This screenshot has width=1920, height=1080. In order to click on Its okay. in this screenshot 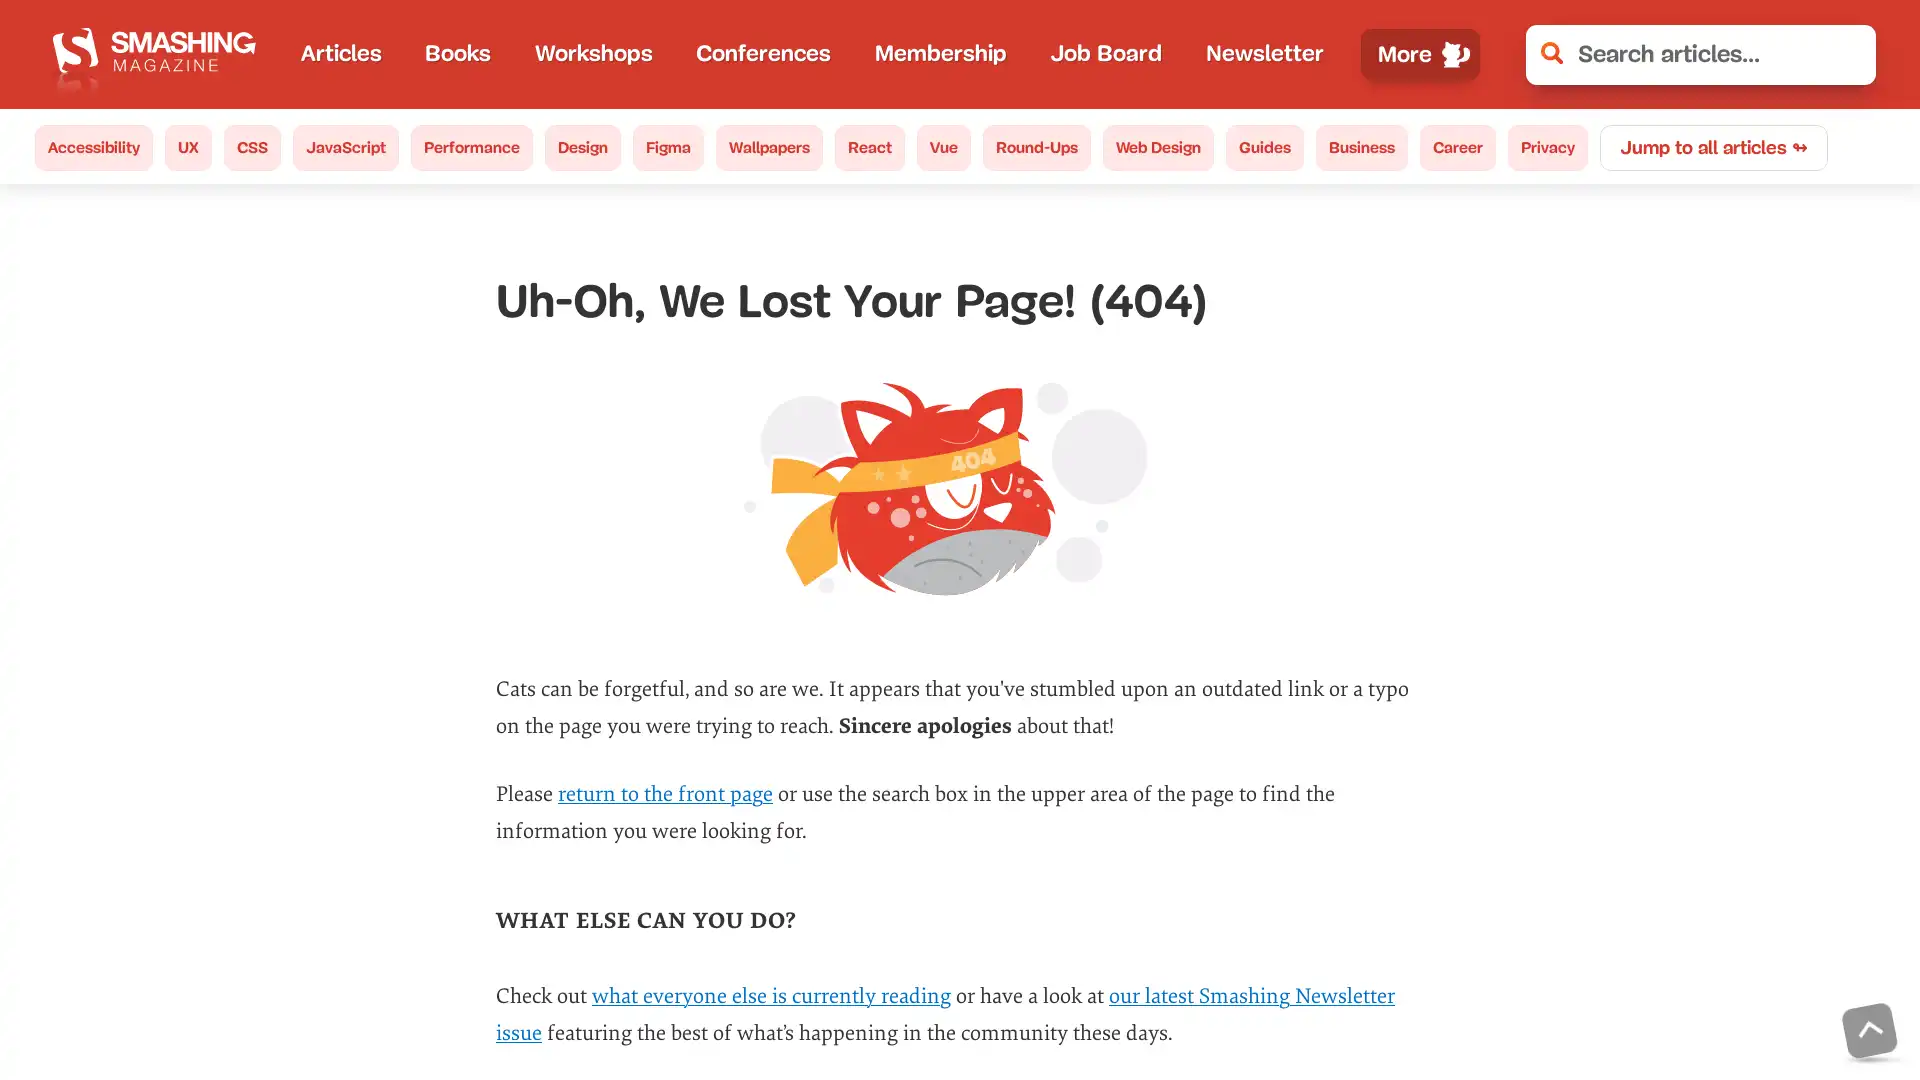, I will do `click(1752, 999)`.